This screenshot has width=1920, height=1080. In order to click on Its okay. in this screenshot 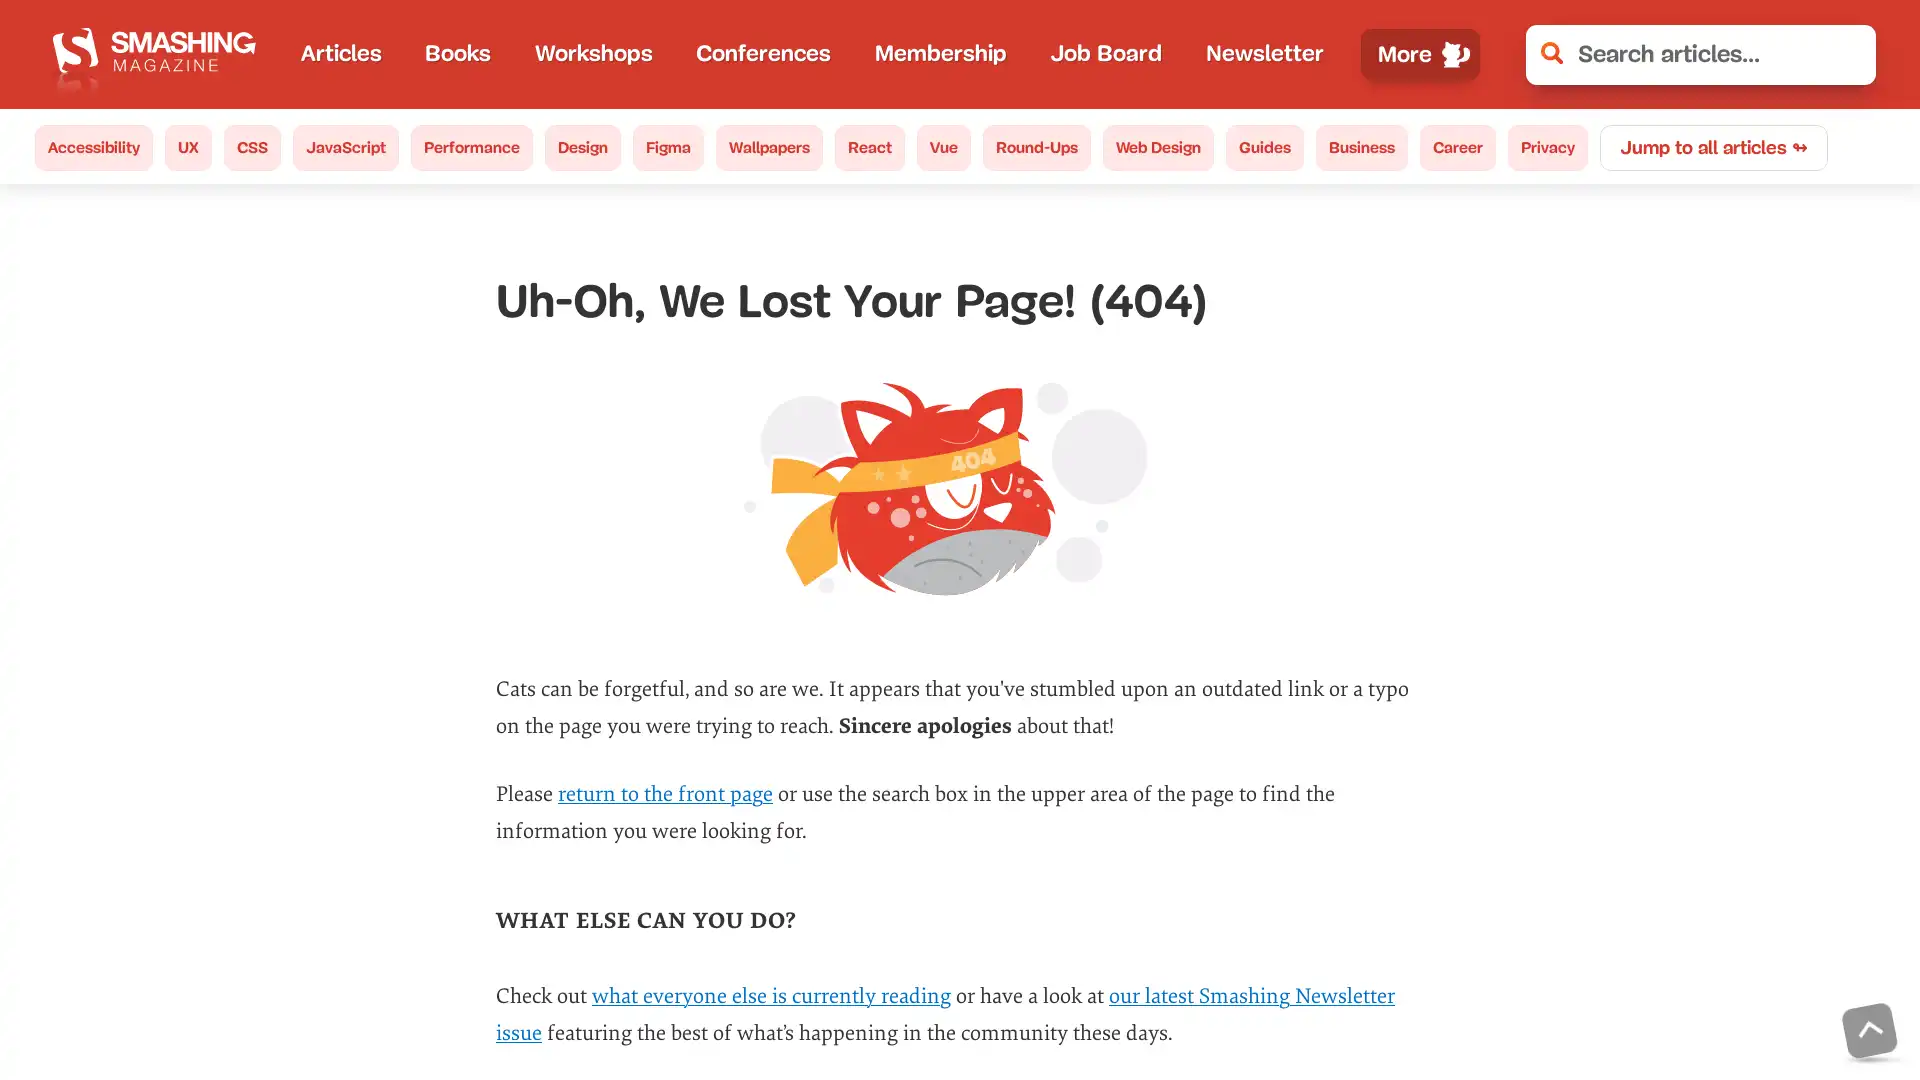, I will do `click(1752, 999)`.